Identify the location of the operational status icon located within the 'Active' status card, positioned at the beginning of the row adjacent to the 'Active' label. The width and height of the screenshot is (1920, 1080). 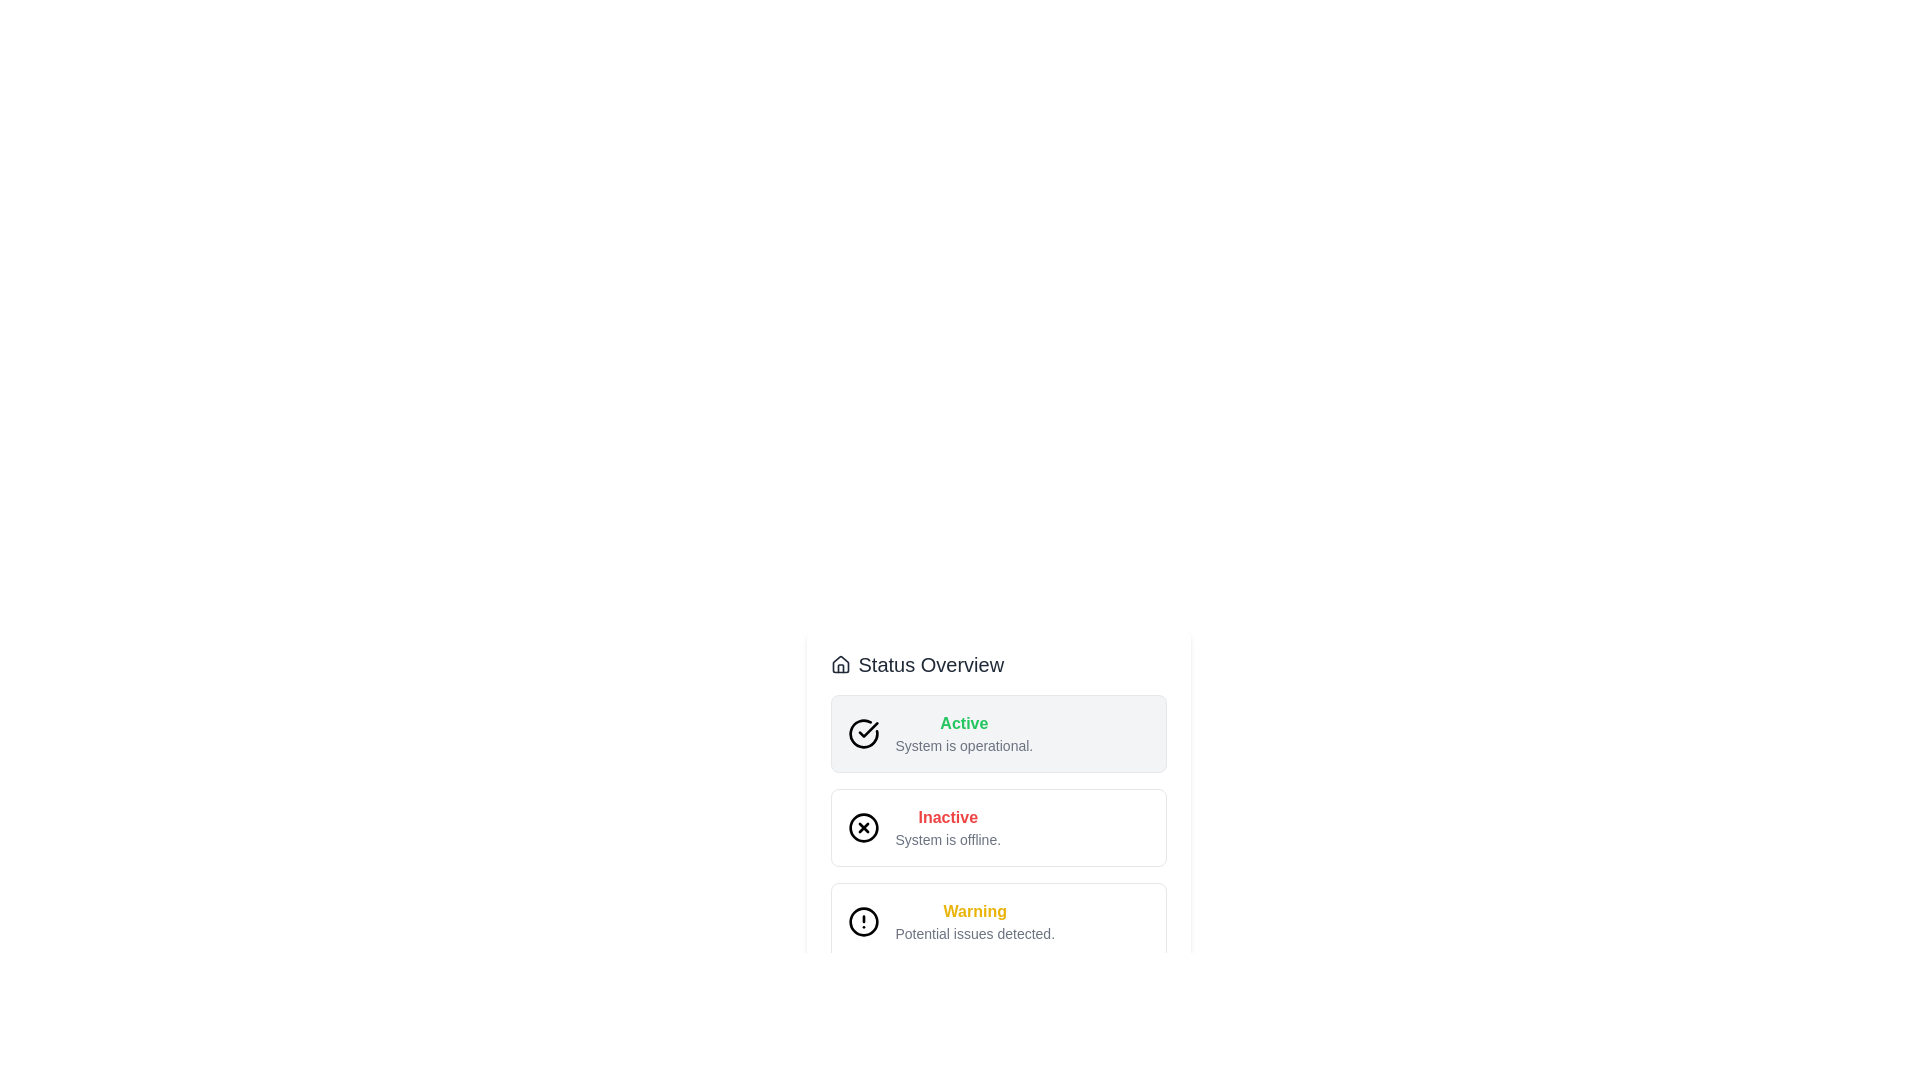
(868, 729).